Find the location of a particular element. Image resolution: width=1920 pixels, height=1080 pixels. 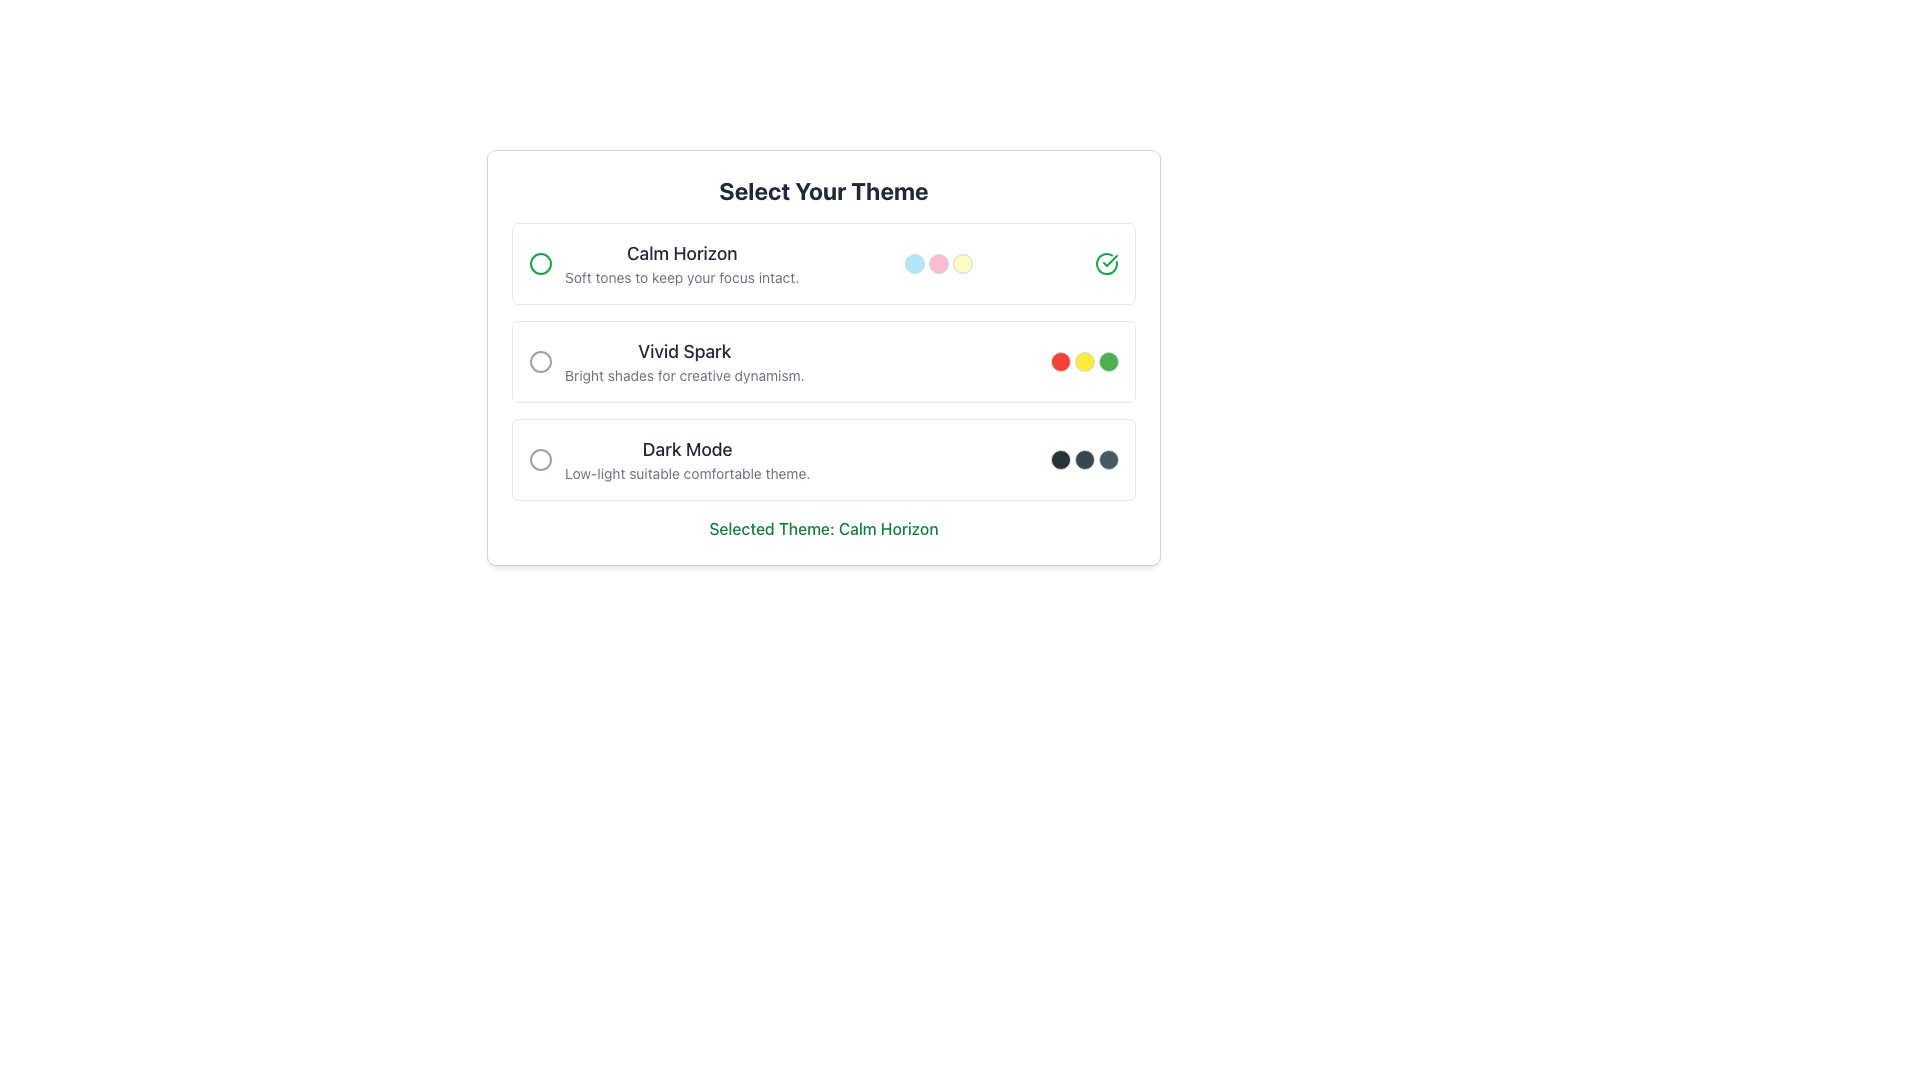

description of the theme titled 'Calm Horizon' which is the first selectable item in the 'Select Your Theme' interface, featuring a bold dark gray title and a lighter gray description is located at coordinates (664, 262).